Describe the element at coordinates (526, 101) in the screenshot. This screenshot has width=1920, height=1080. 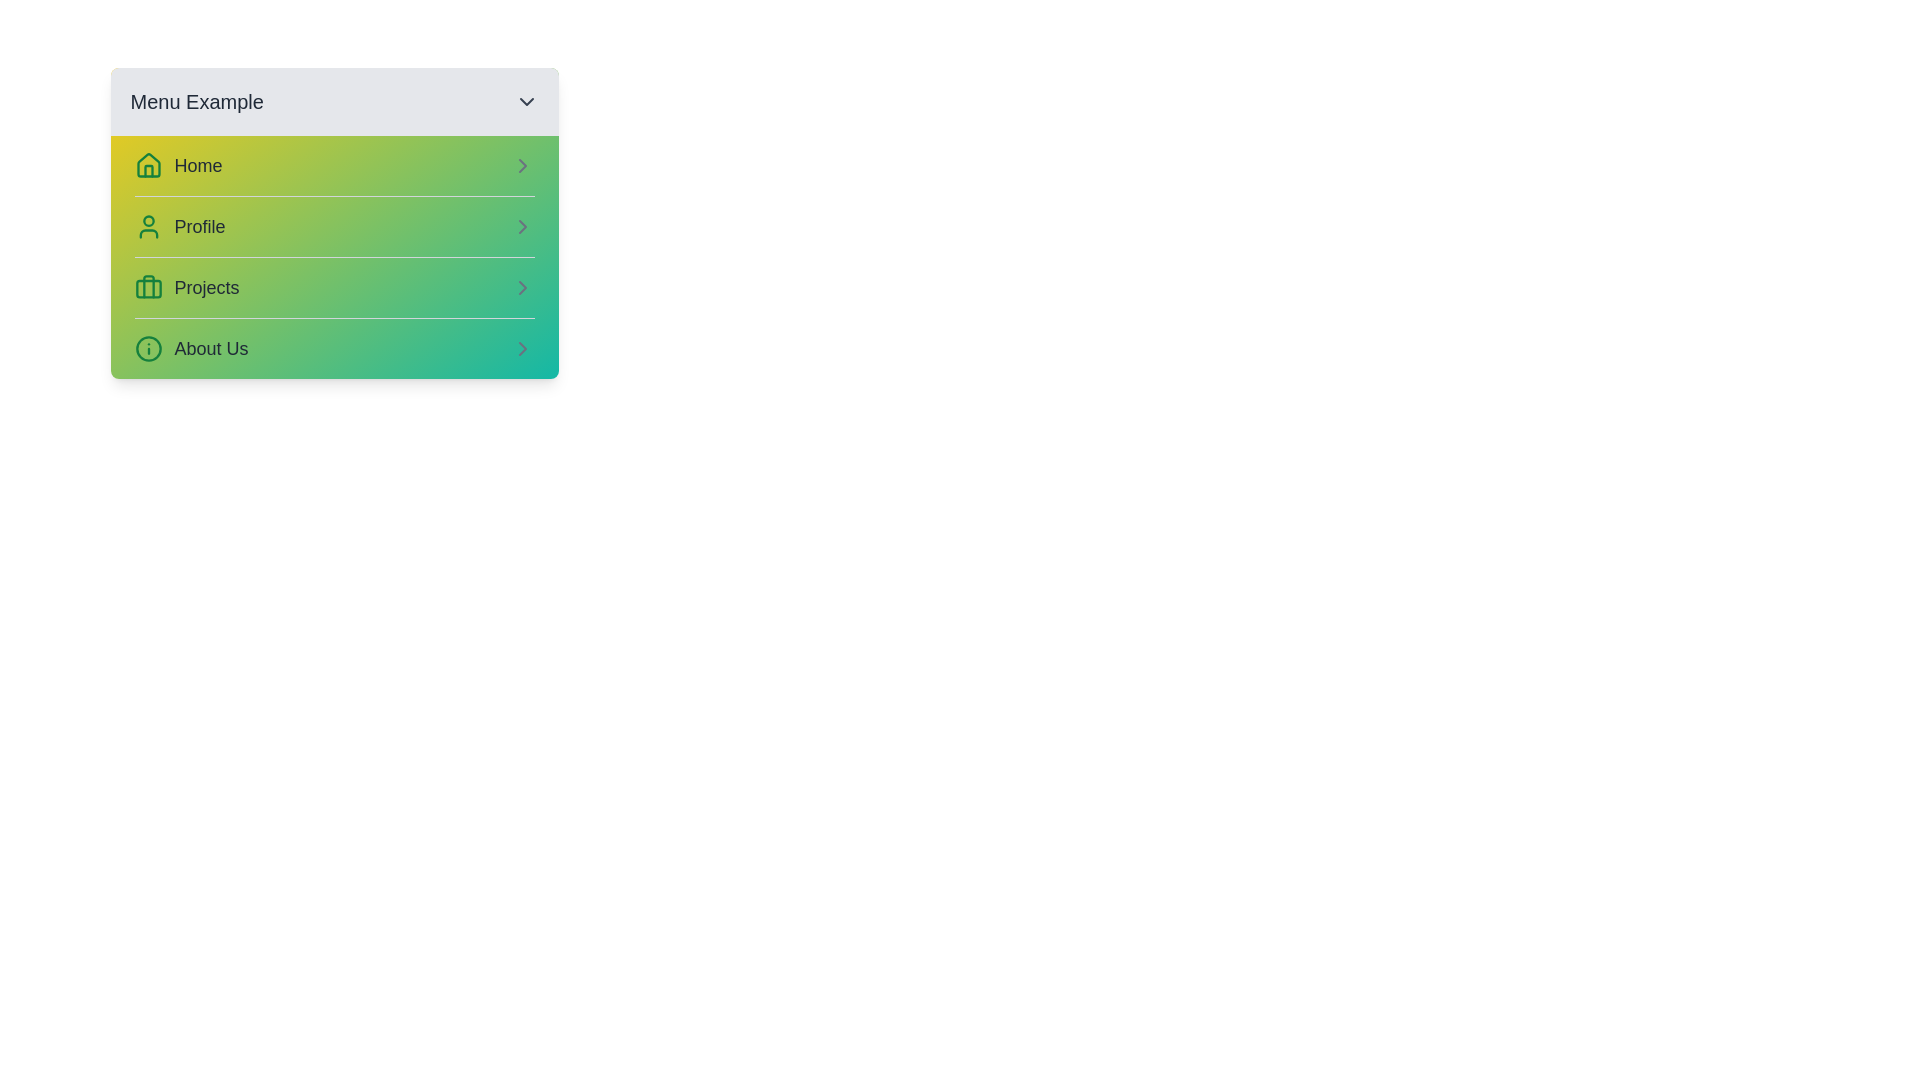
I see `the toggle button in the header of the menu to toggle its visibility` at that location.